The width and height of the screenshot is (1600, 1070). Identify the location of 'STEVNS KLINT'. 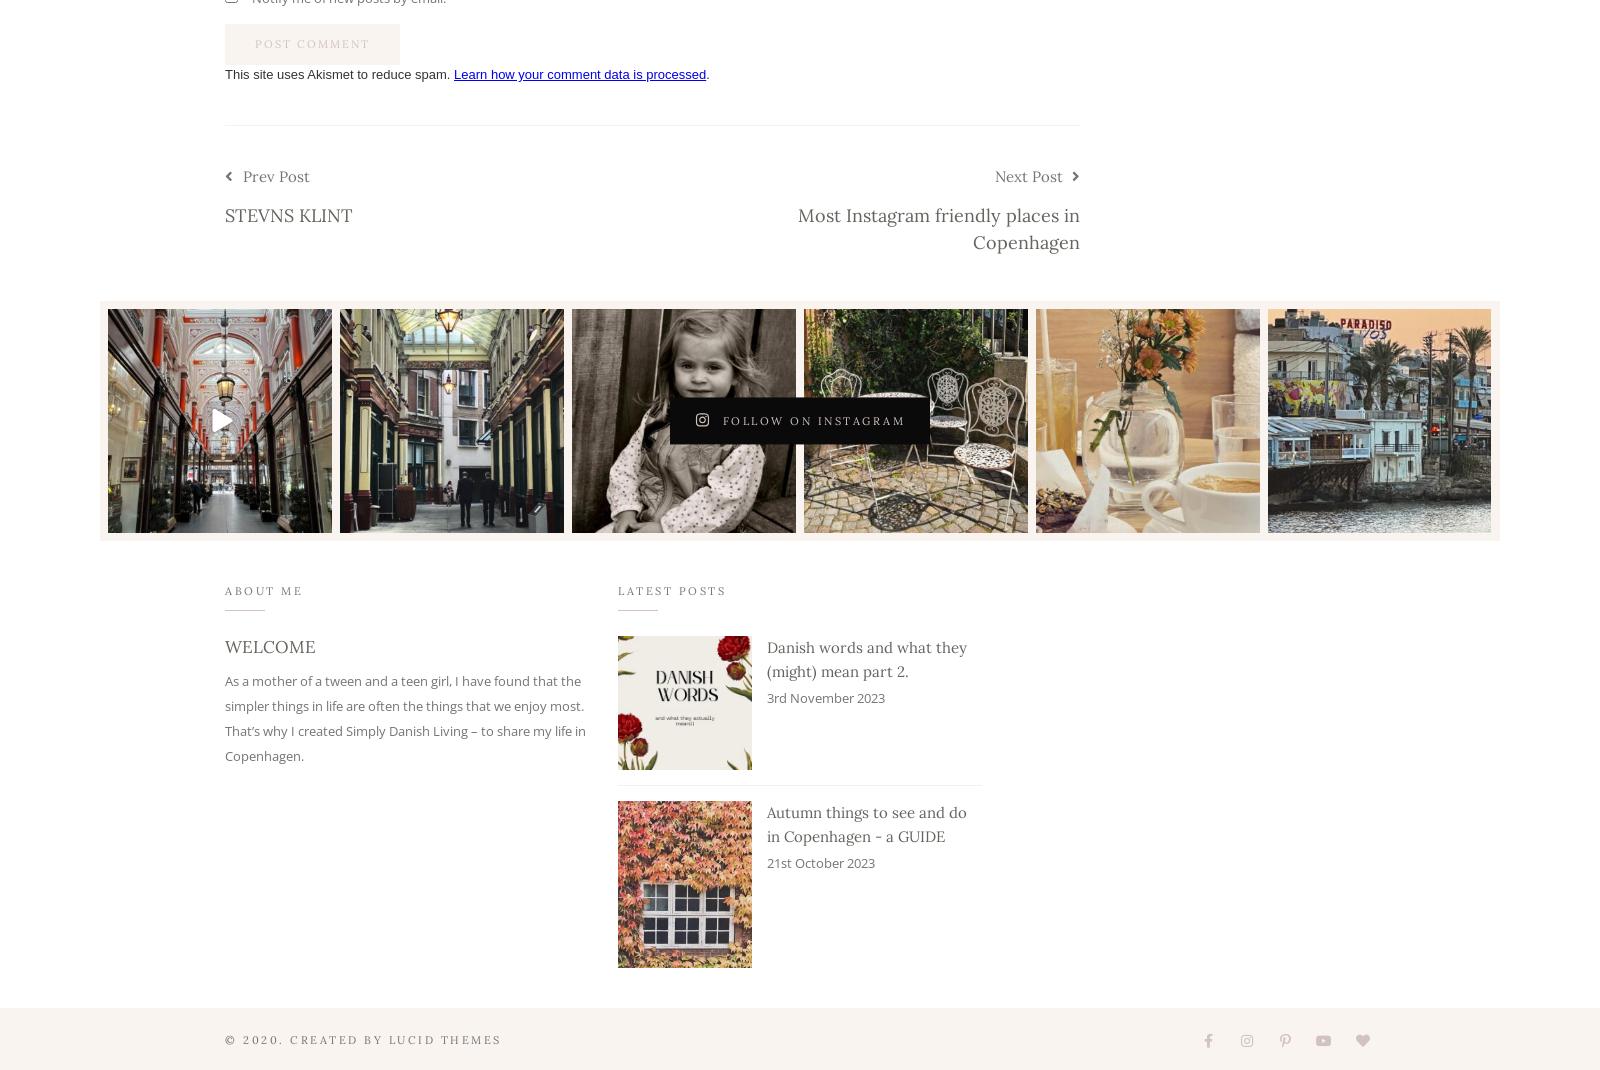
(288, 213).